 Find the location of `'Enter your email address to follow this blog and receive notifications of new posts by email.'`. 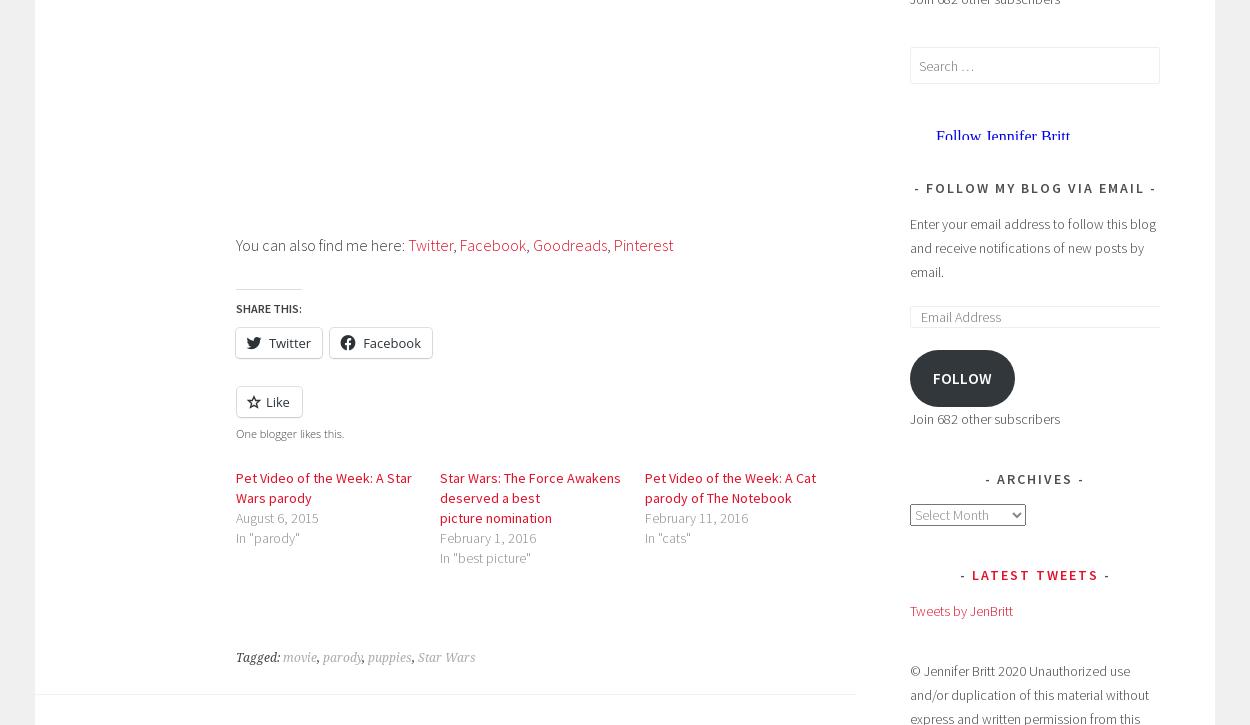

'Enter your email address to follow this blog and receive notifications of new posts by email.' is located at coordinates (1033, 248).